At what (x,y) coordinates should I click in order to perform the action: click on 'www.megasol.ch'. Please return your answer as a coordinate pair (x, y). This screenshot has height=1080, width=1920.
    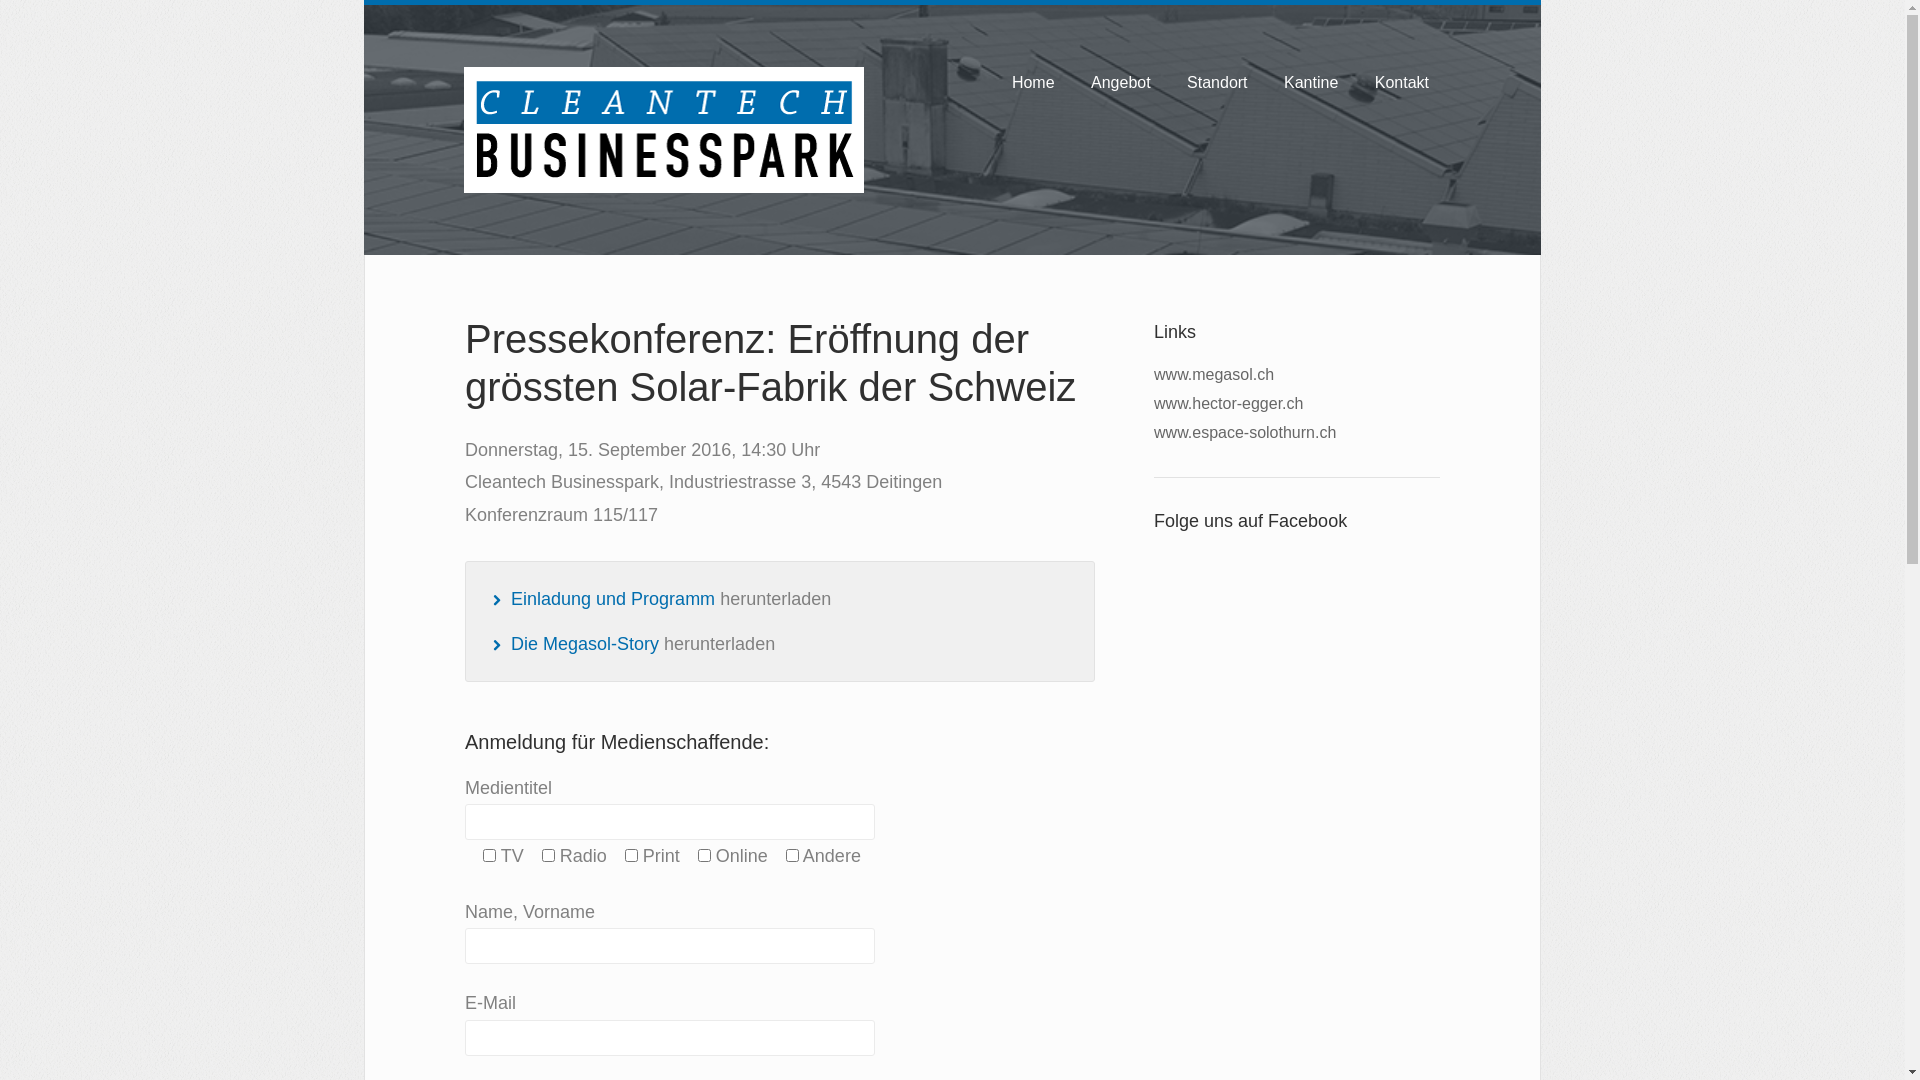
    Looking at the image, I should click on (1213, 374).